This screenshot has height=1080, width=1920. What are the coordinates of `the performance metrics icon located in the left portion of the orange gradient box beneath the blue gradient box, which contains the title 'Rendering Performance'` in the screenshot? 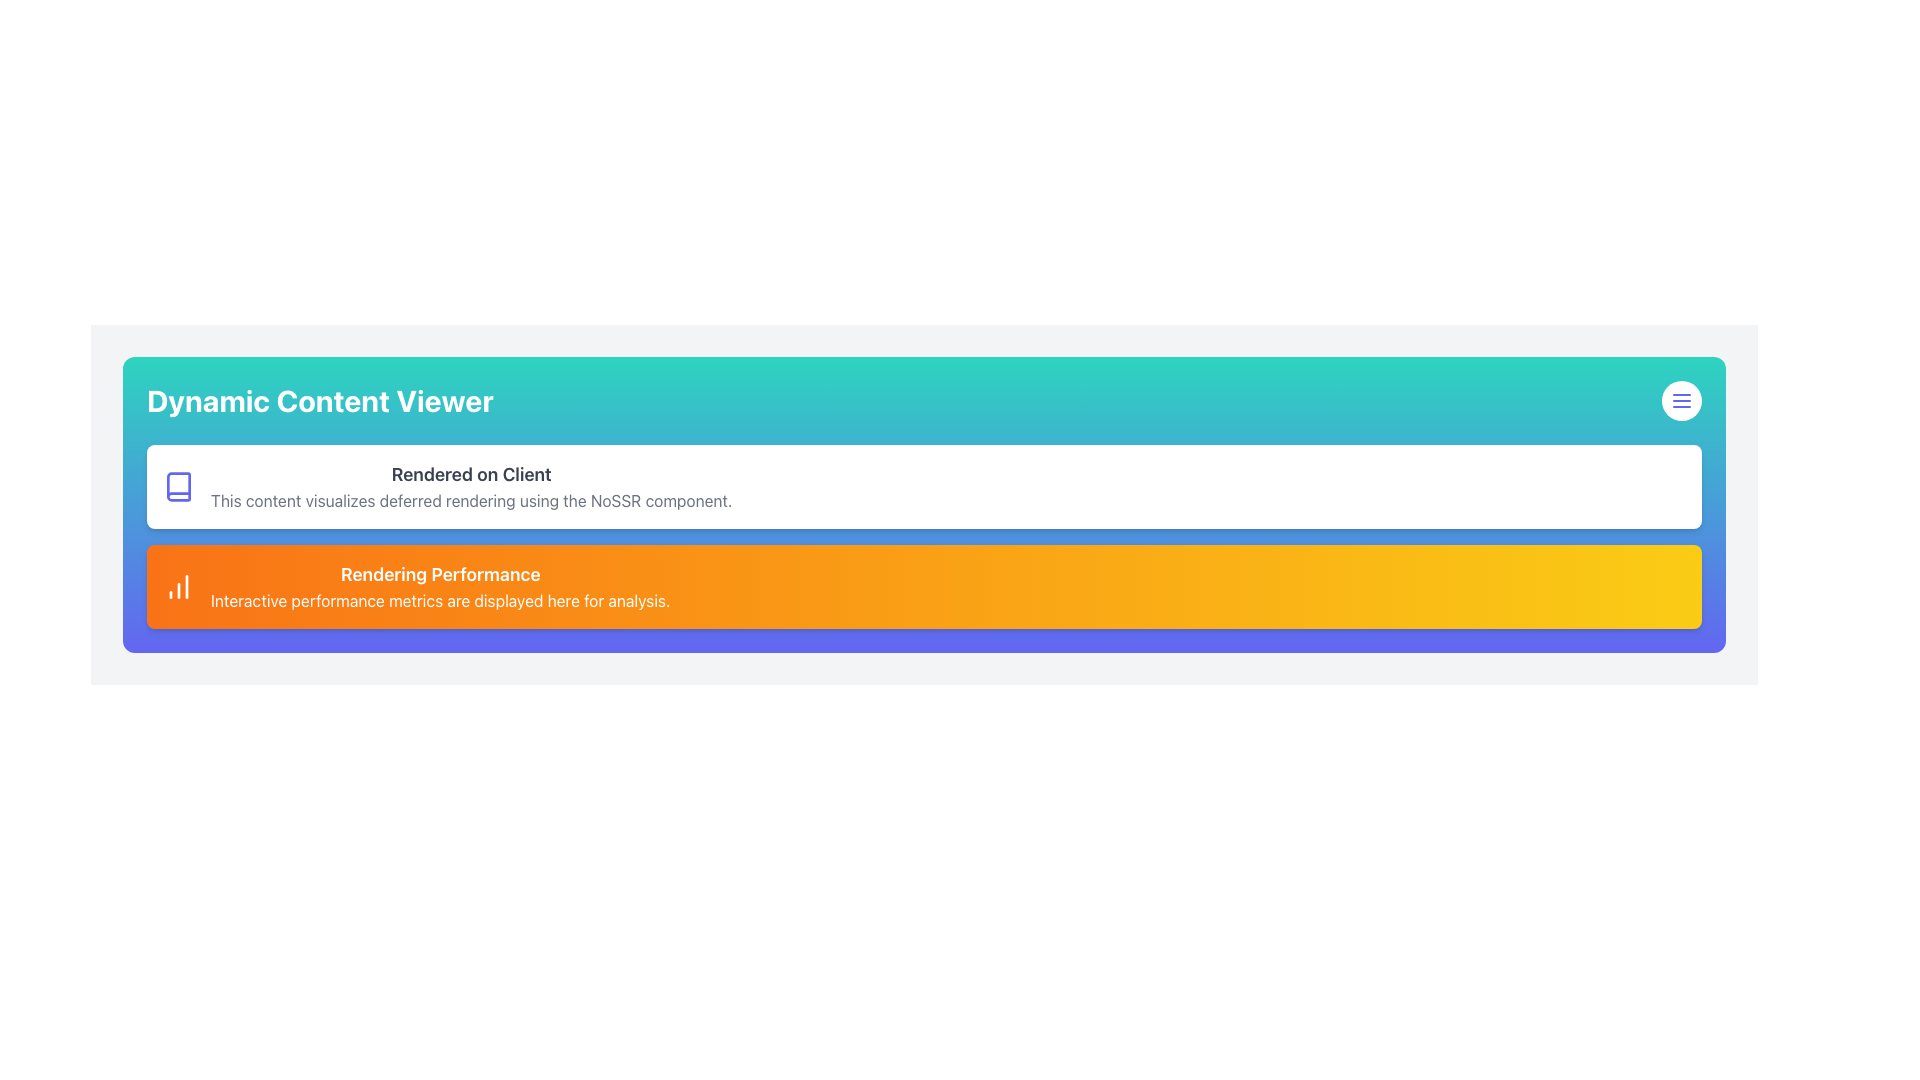 It's located at (178, 585).